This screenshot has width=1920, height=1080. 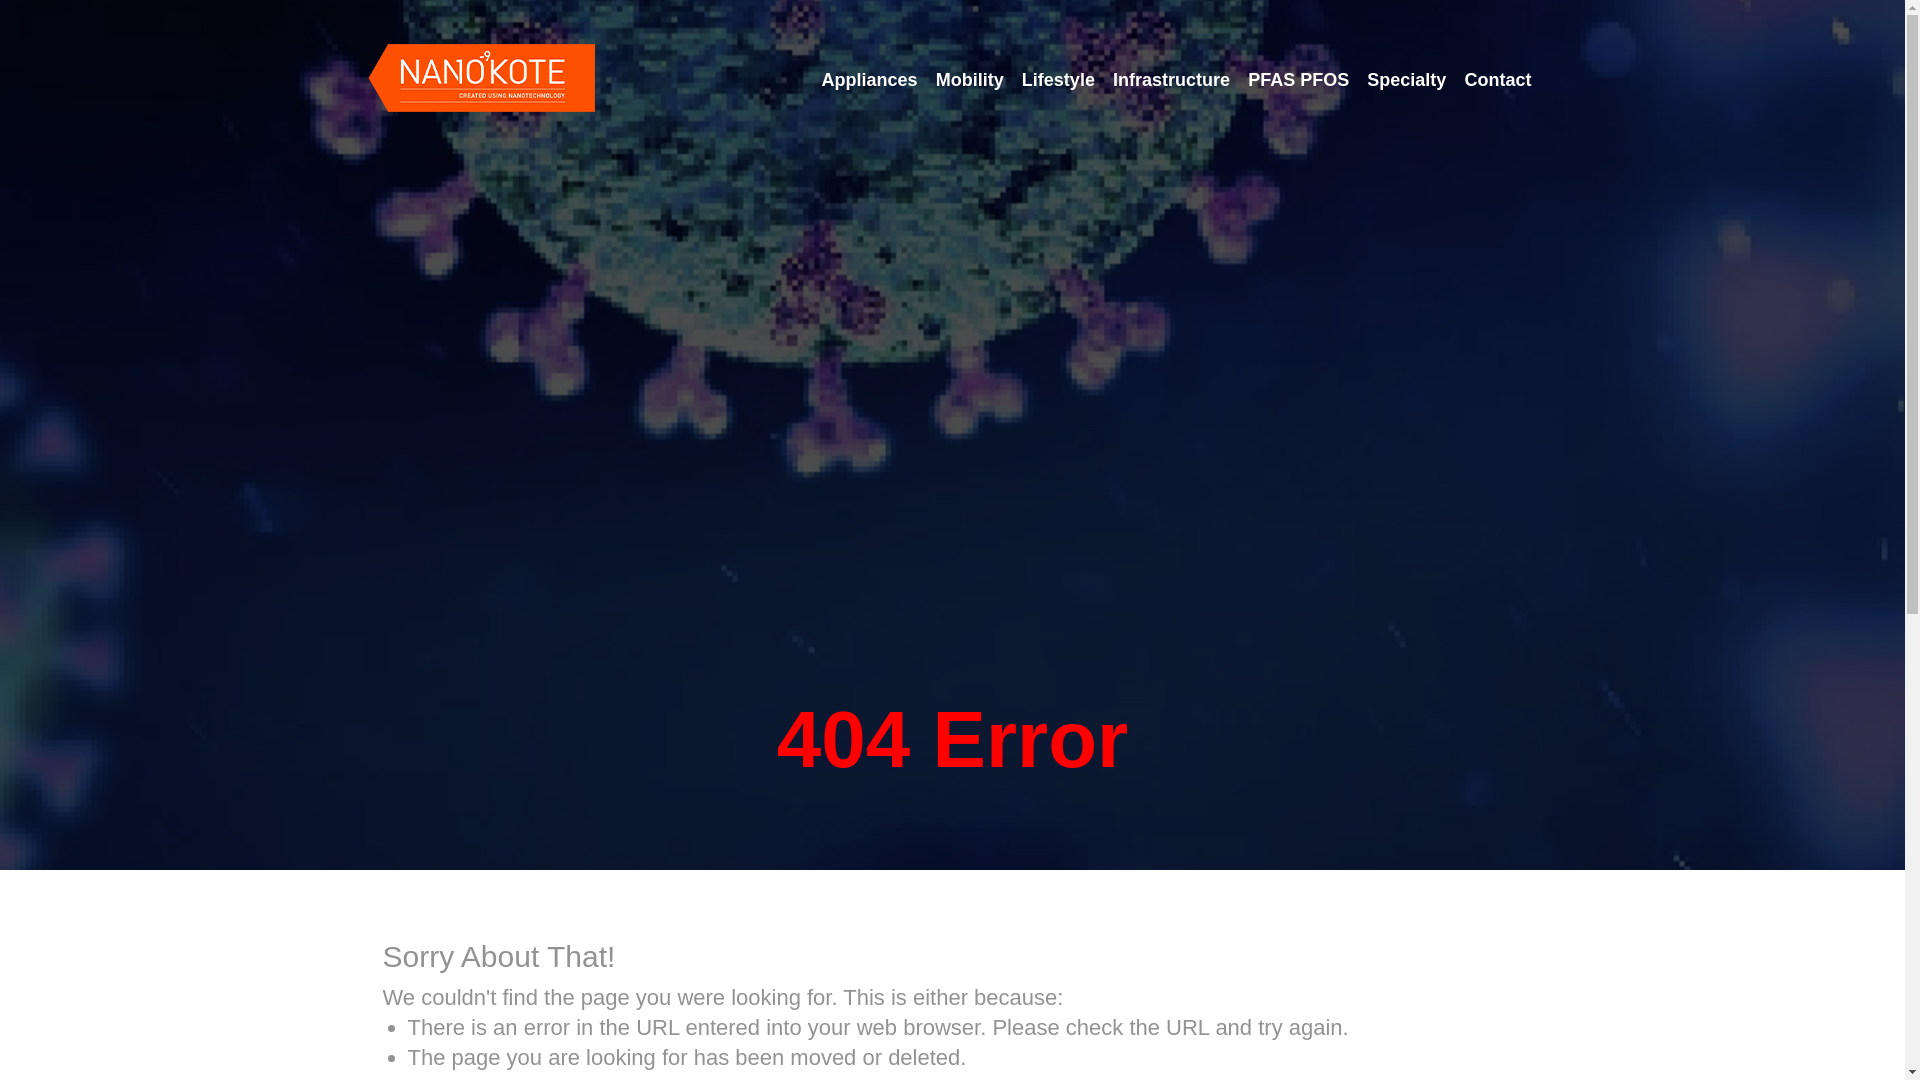 I want to click on 'Specialty', so click(x=1405, y=79).